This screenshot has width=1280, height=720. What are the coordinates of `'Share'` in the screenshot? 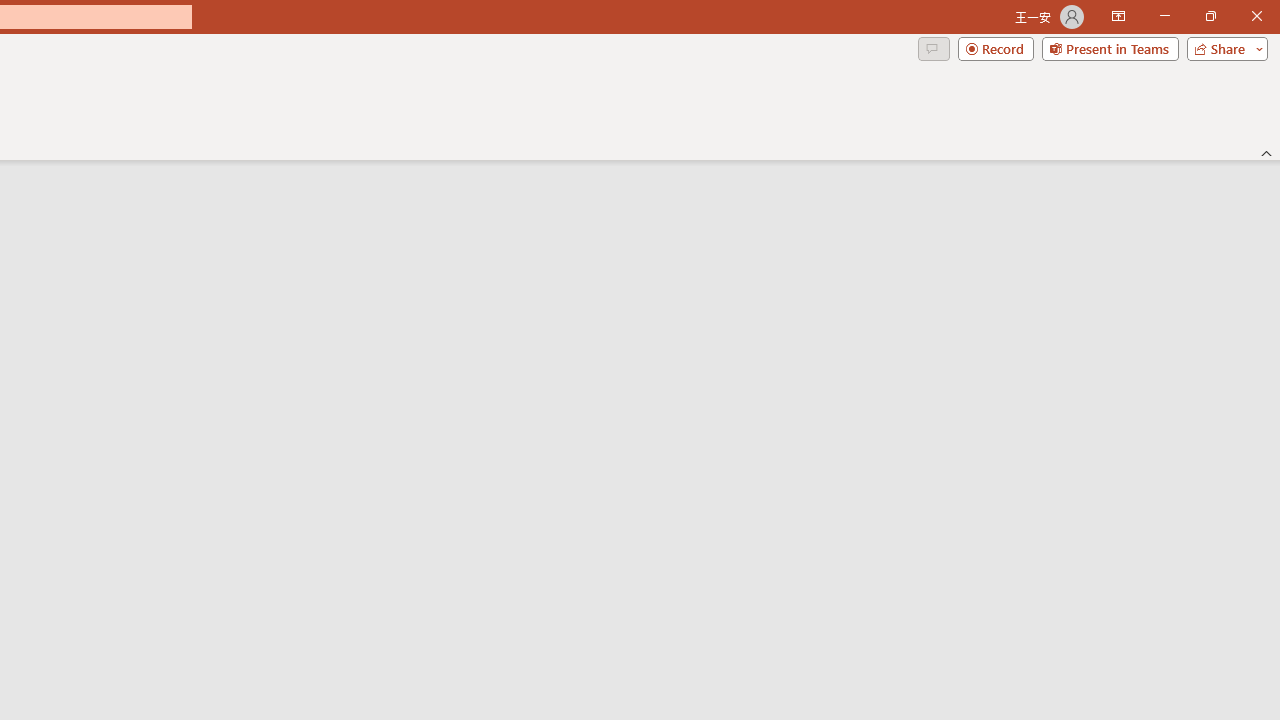 It's located at (1222, 47).